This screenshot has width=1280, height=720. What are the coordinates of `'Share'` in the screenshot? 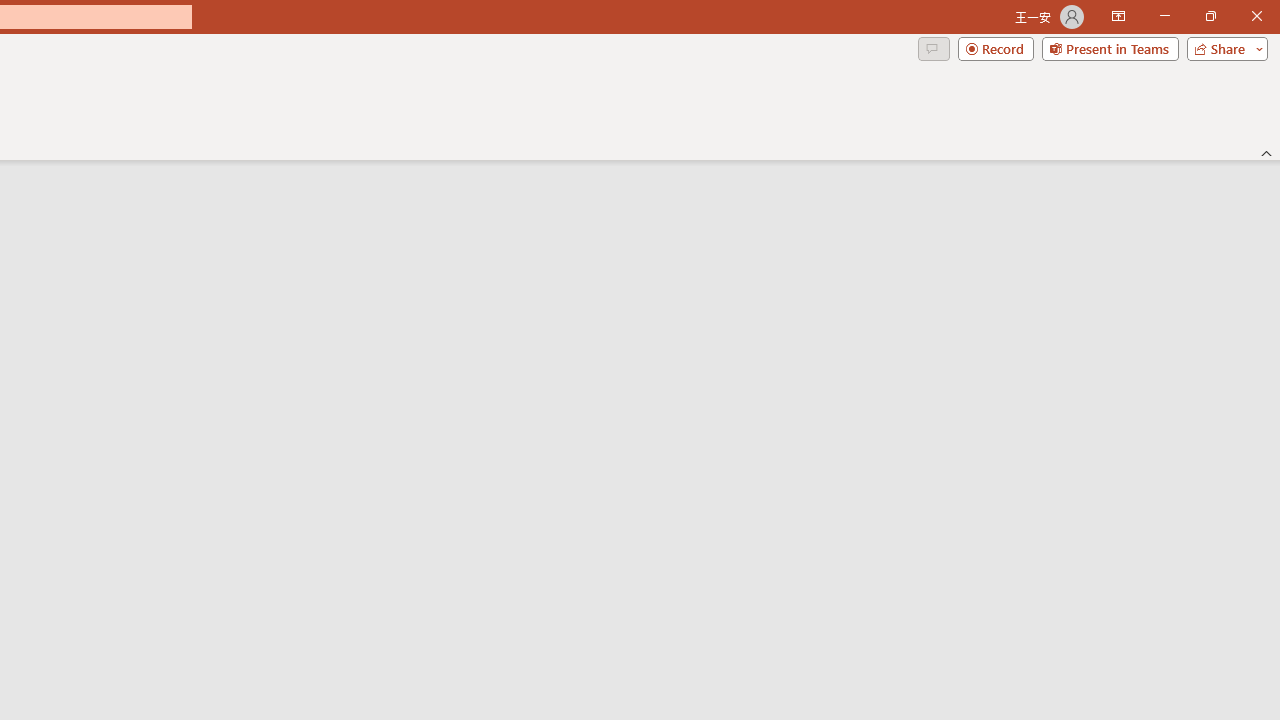 It's located at (1222, 47).